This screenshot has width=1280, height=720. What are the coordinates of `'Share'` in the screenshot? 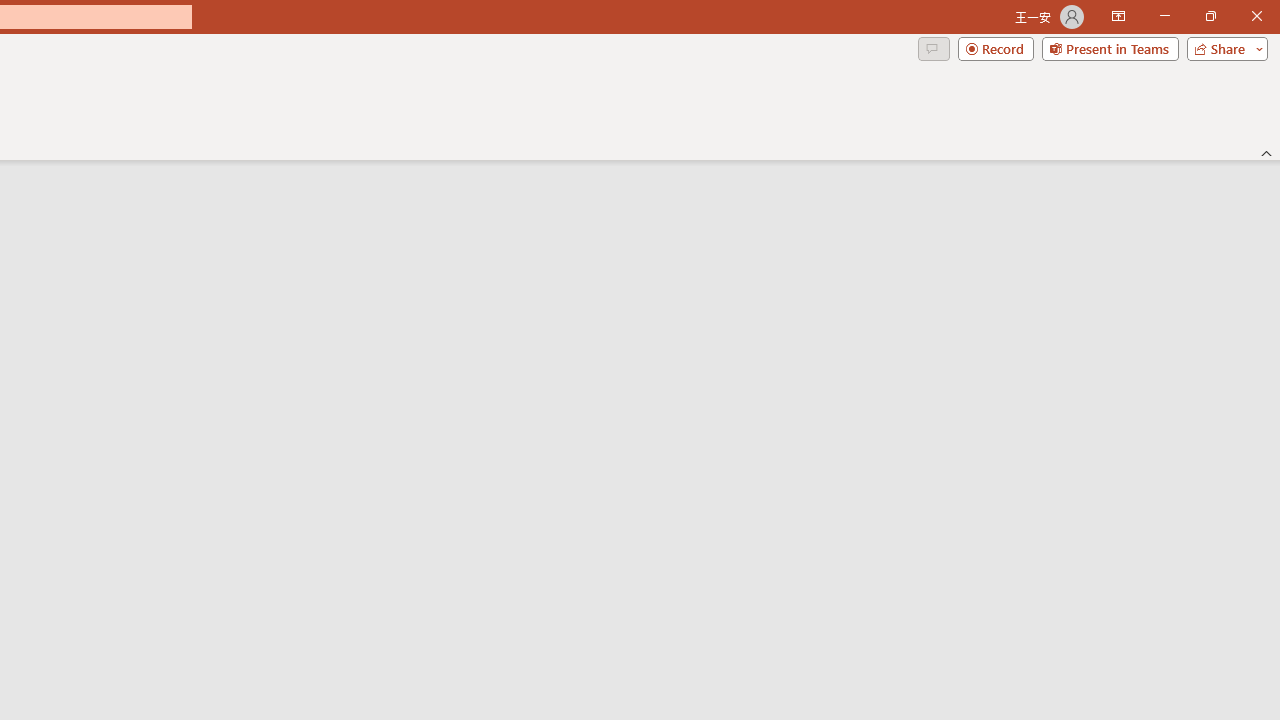 It's located at (1222, 47).